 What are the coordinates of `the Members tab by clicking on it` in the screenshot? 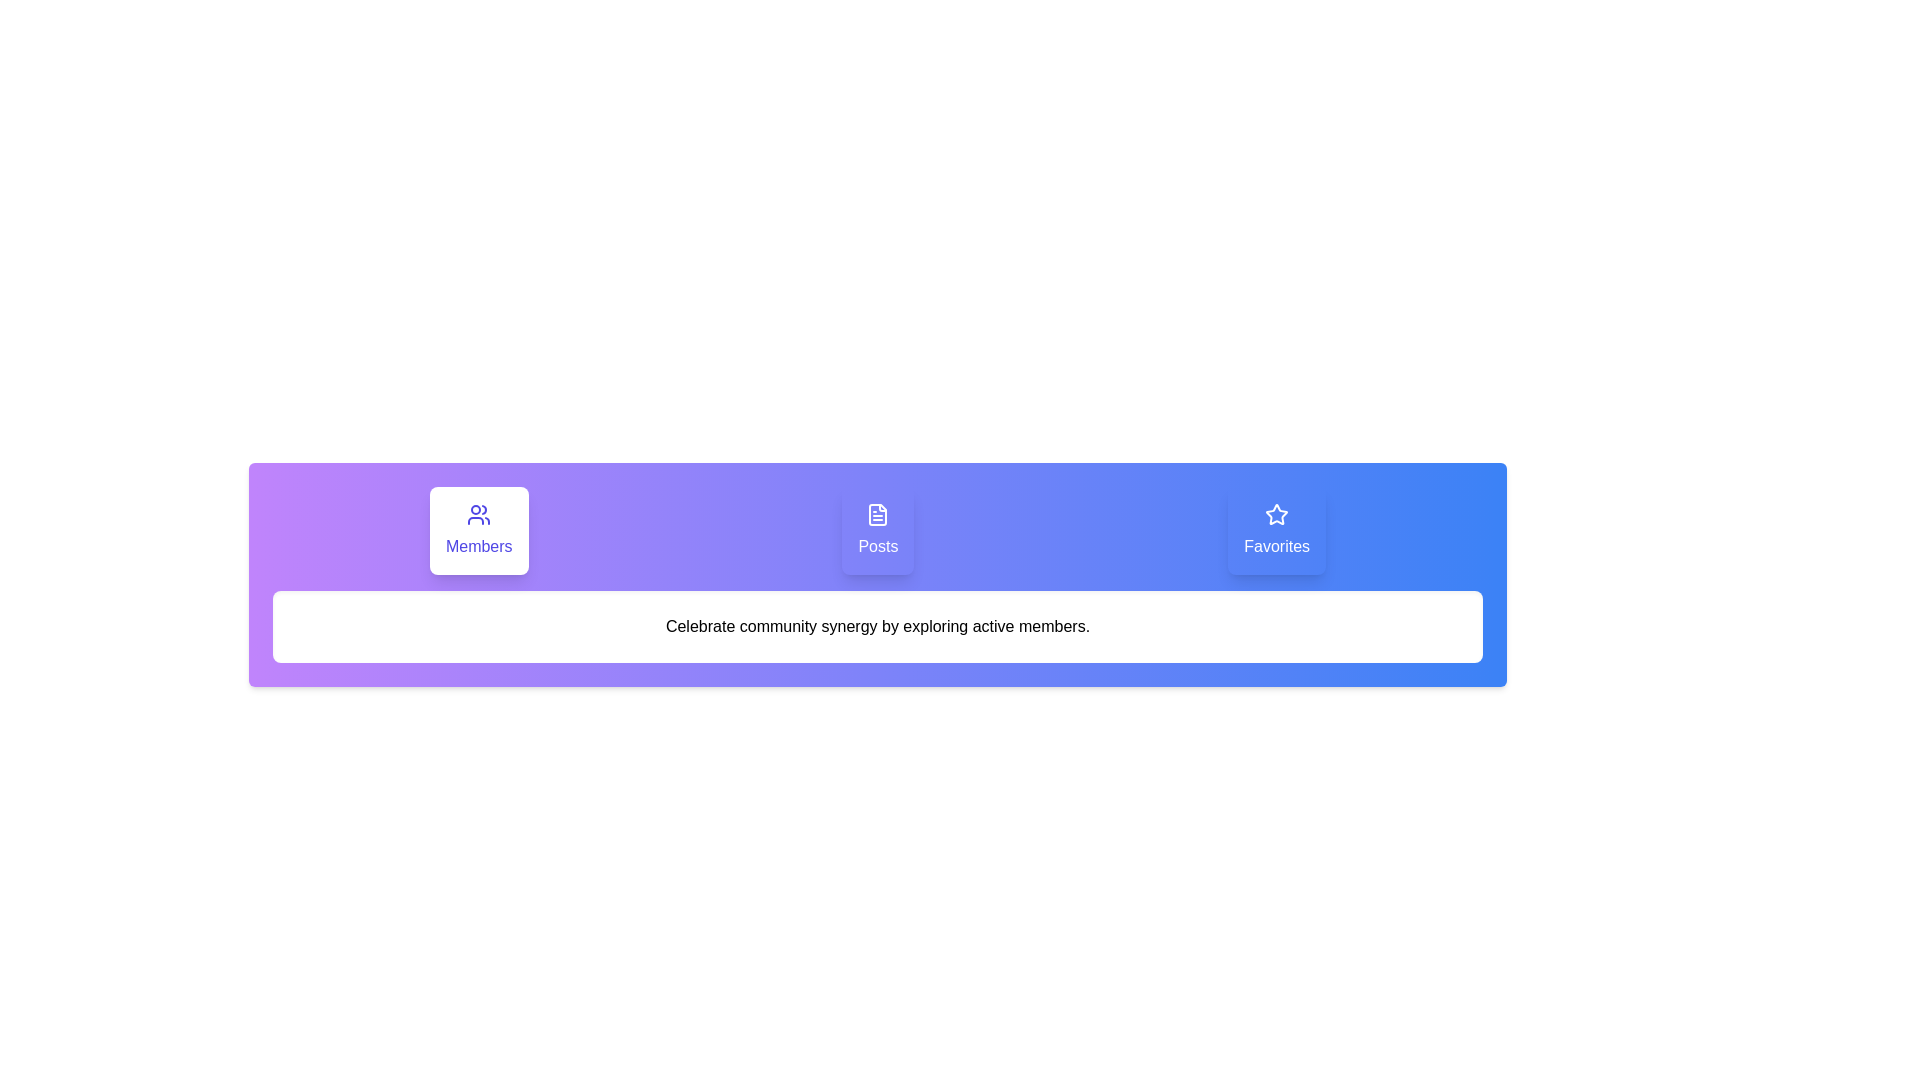 It's located at (478, 530).